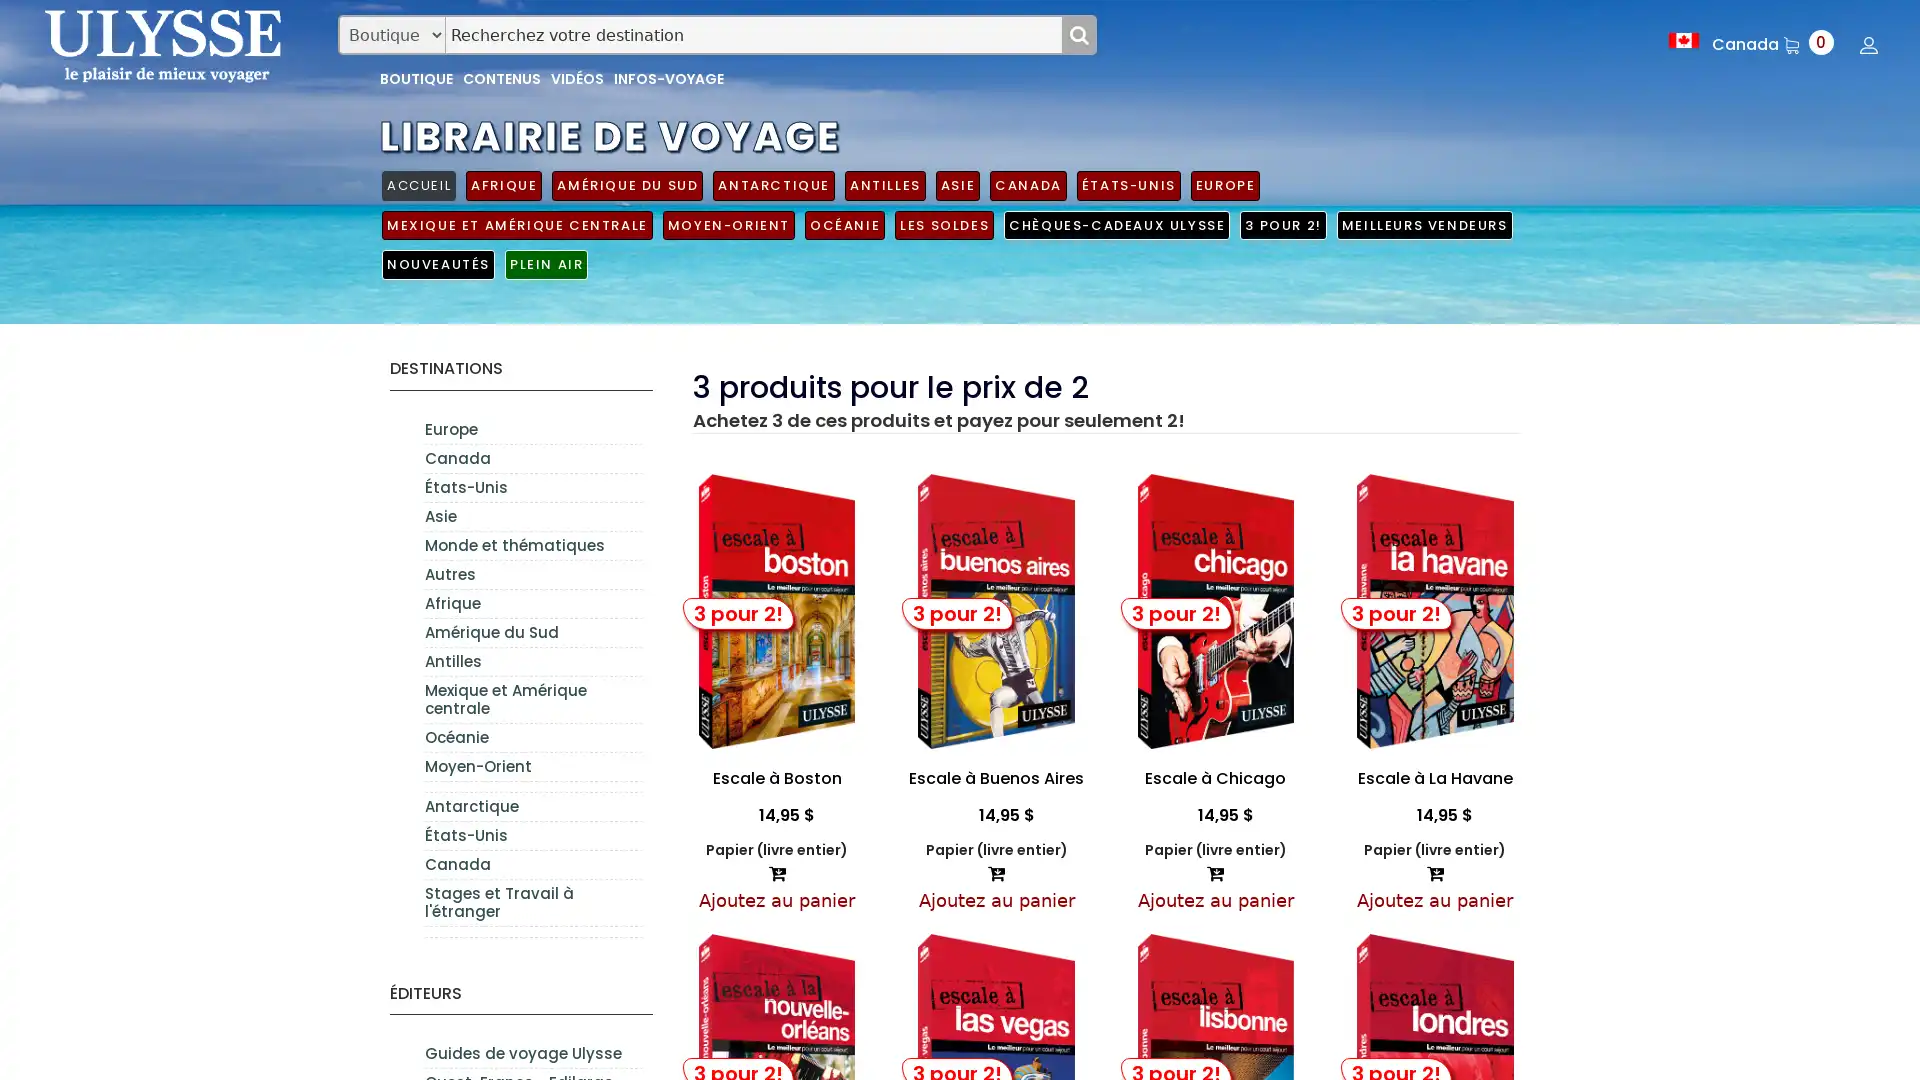 The image size is (1920, 1080). Describe the element at coordinates (844, 224) in the screenshot. I see `OCEANIE` at that location.